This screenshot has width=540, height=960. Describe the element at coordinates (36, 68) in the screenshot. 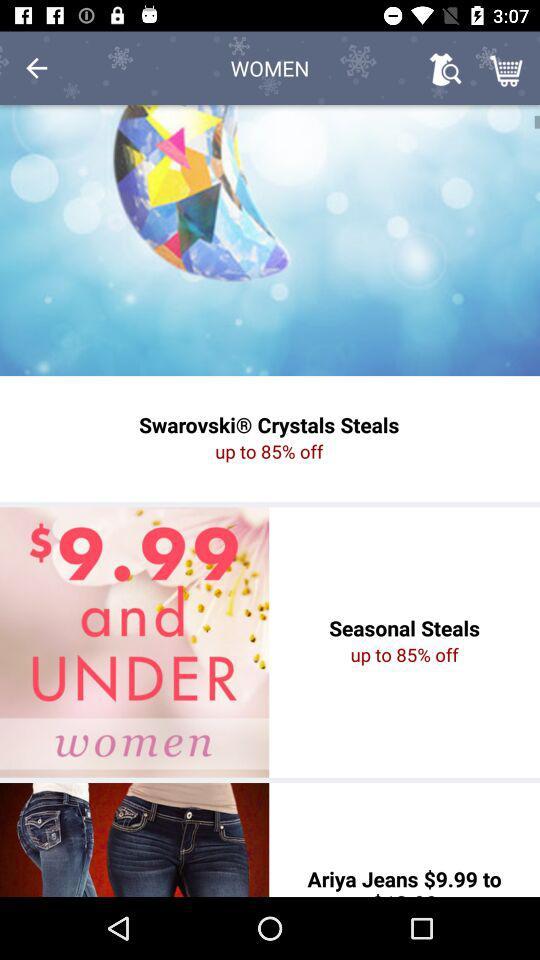

I see `the icon next to women item` at that location.